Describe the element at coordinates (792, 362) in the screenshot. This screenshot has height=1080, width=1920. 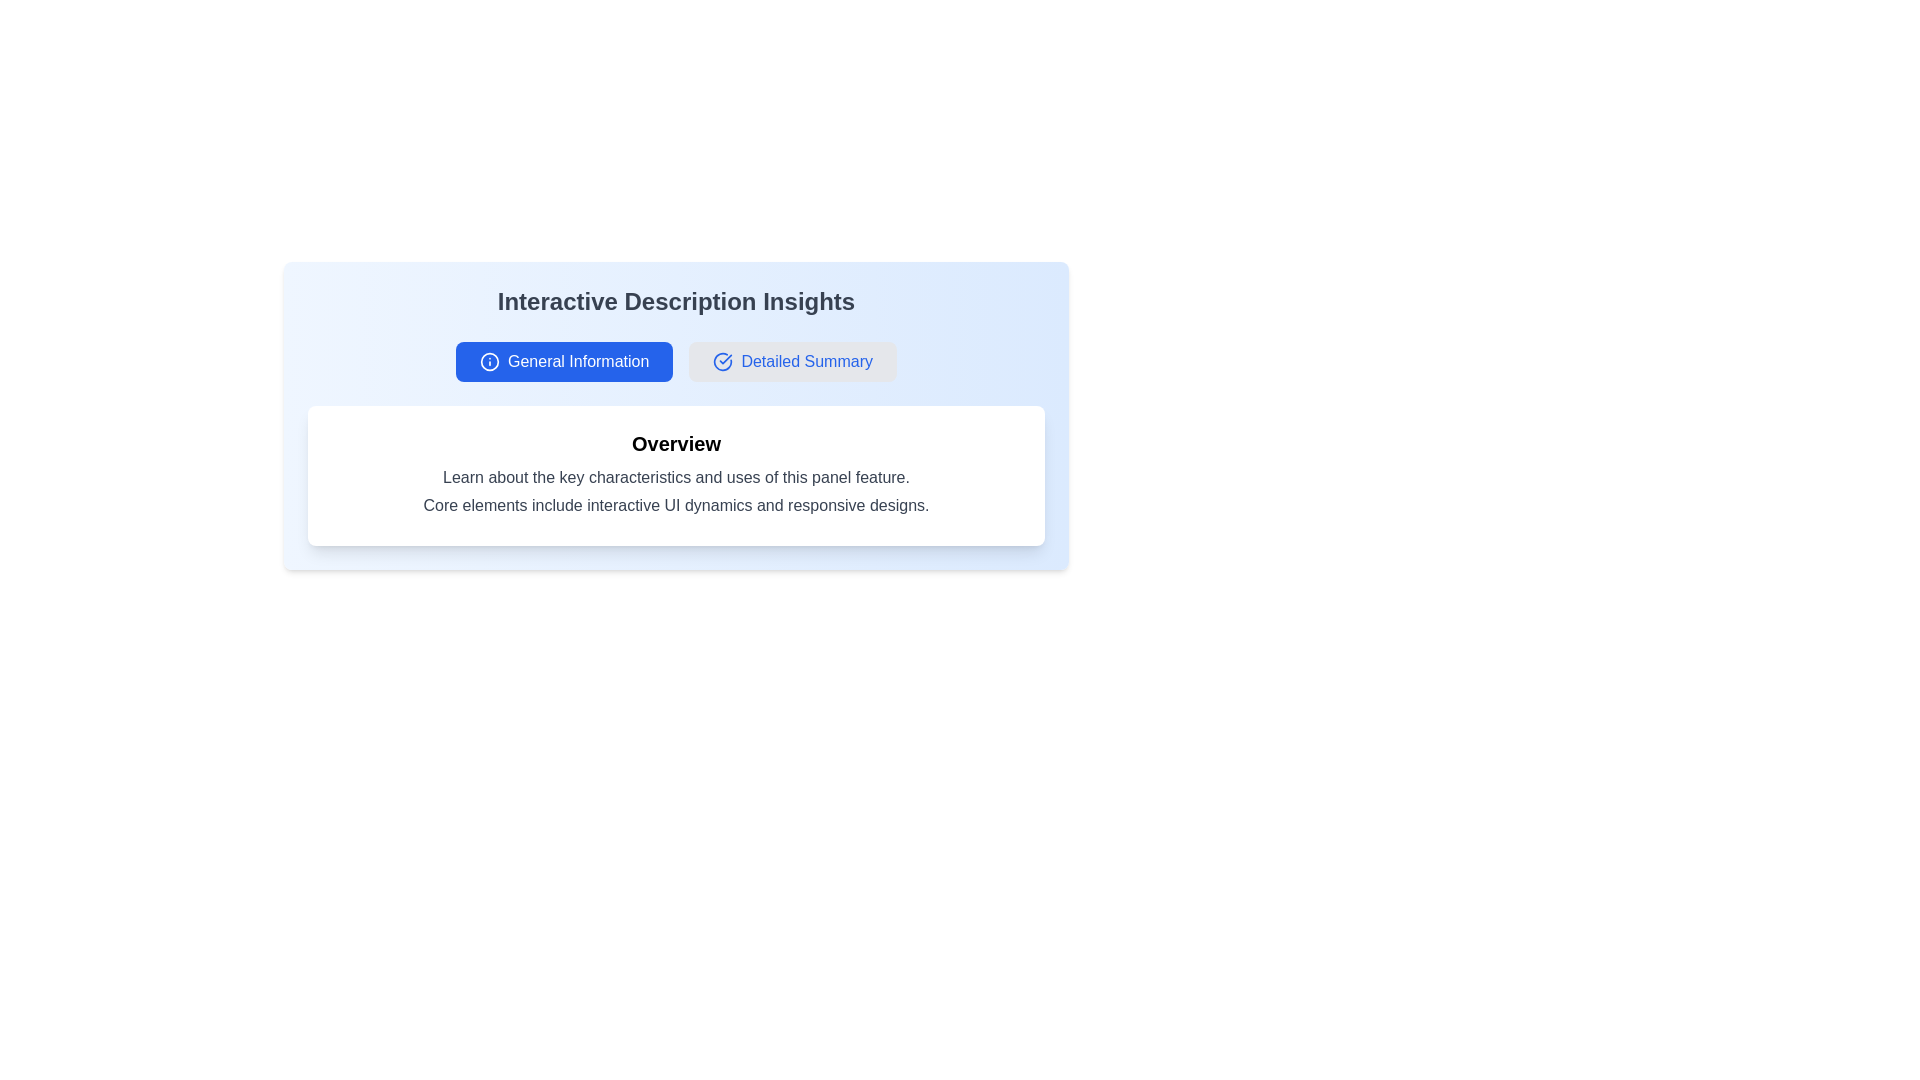
I see `the 'Detailed Summary' button, which is a rounded rectangular button with a light gray background and a blue check mark icon to the left of the label` at that location.